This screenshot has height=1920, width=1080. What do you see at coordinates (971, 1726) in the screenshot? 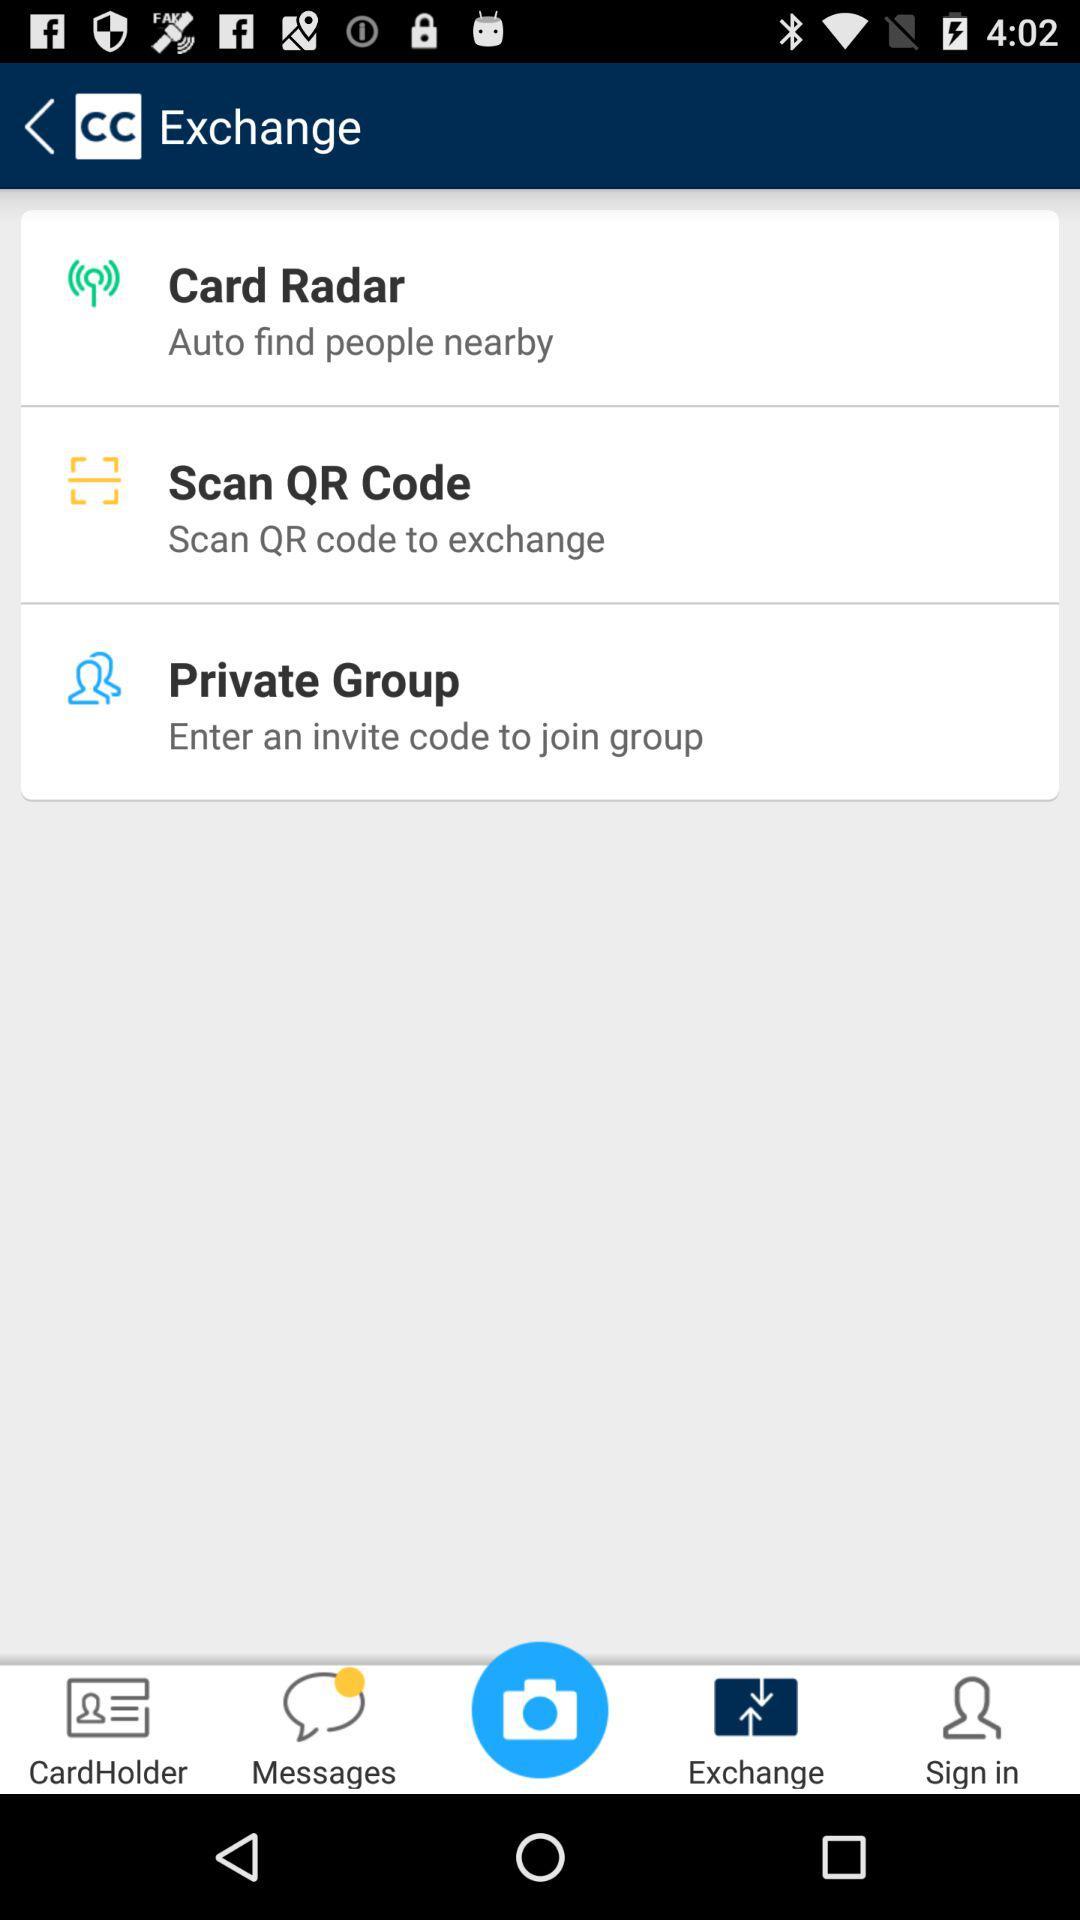
I see `icon next to the exchange item` at bounding box center [971, 1726].